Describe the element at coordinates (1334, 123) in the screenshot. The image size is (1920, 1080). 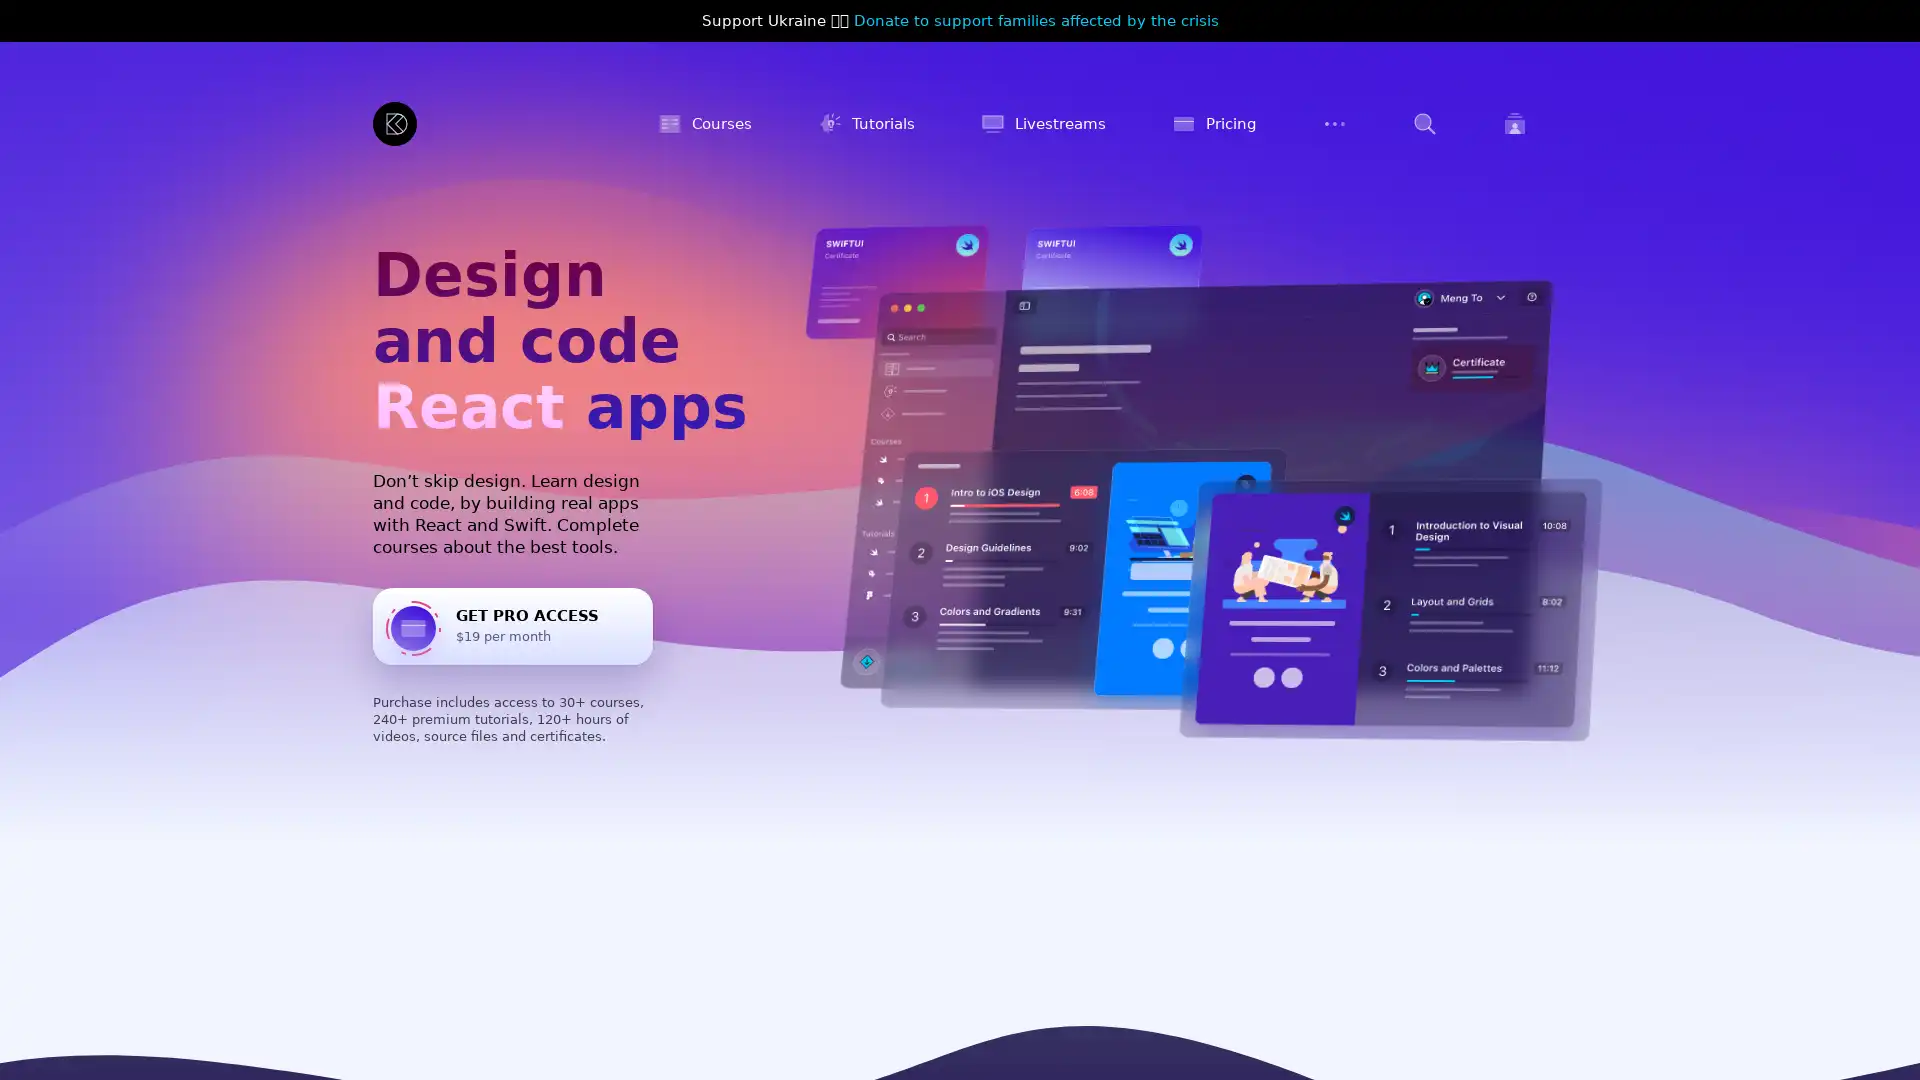
I see `undefined icon` at that location.